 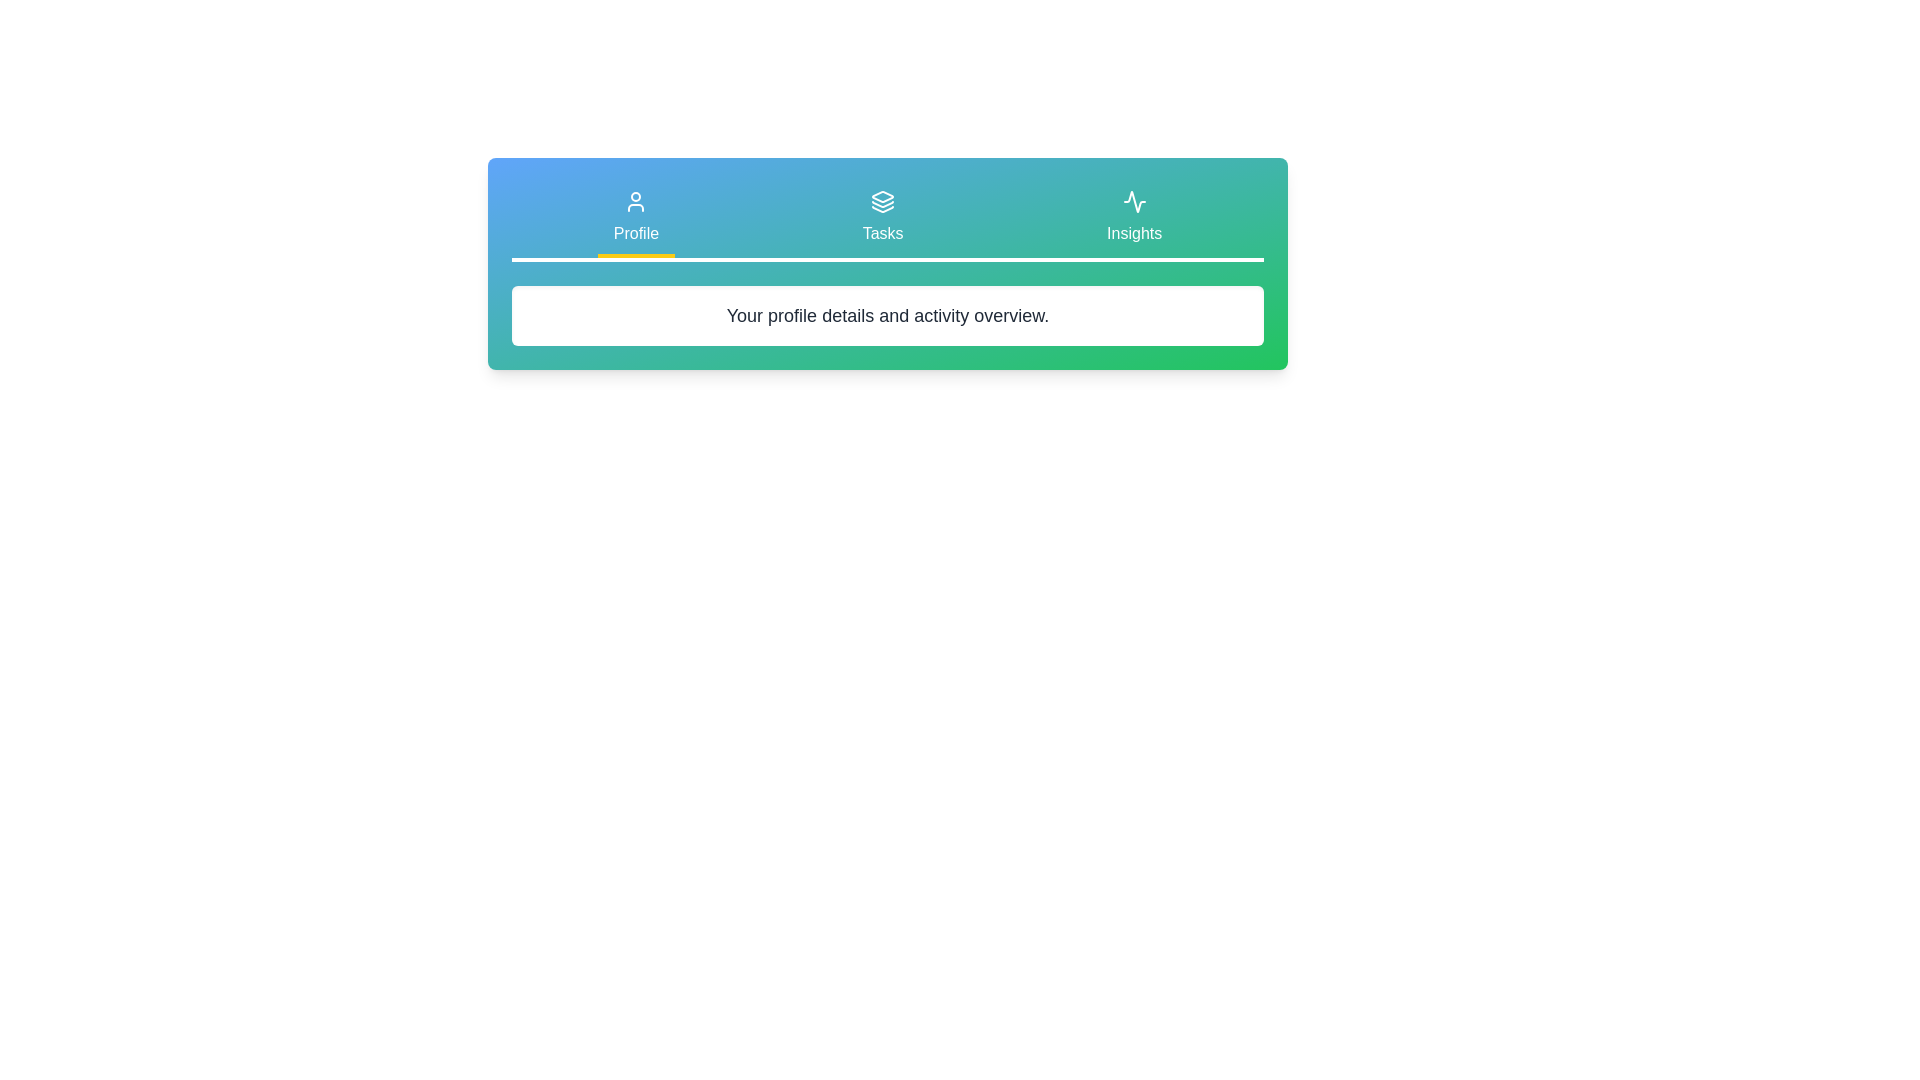 What do you see at coordinates (882, 219) in the screenshot?
I see `the tab labeled 'Tasks' to inspect its visual design` at bounding box center [882, 219].